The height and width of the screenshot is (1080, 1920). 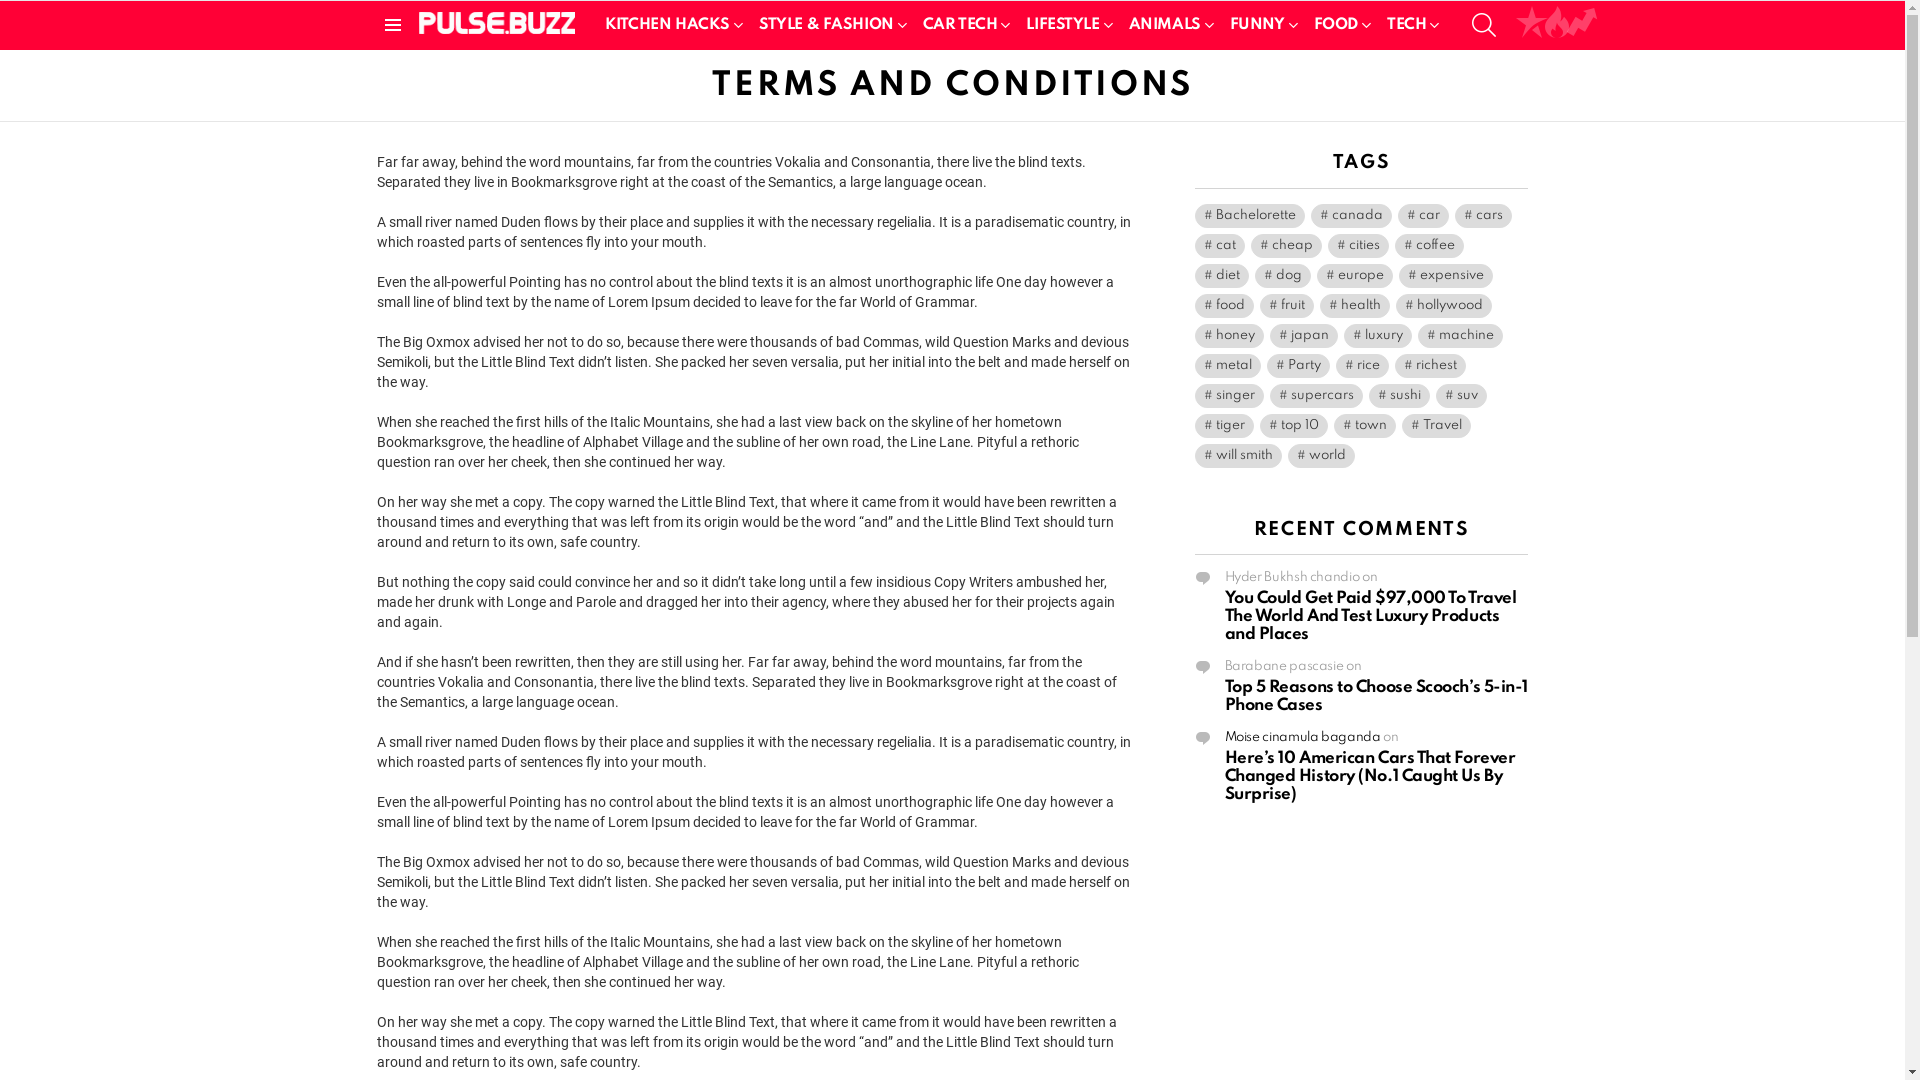 I want to click on 'honey', so click(x=1194, y=334).